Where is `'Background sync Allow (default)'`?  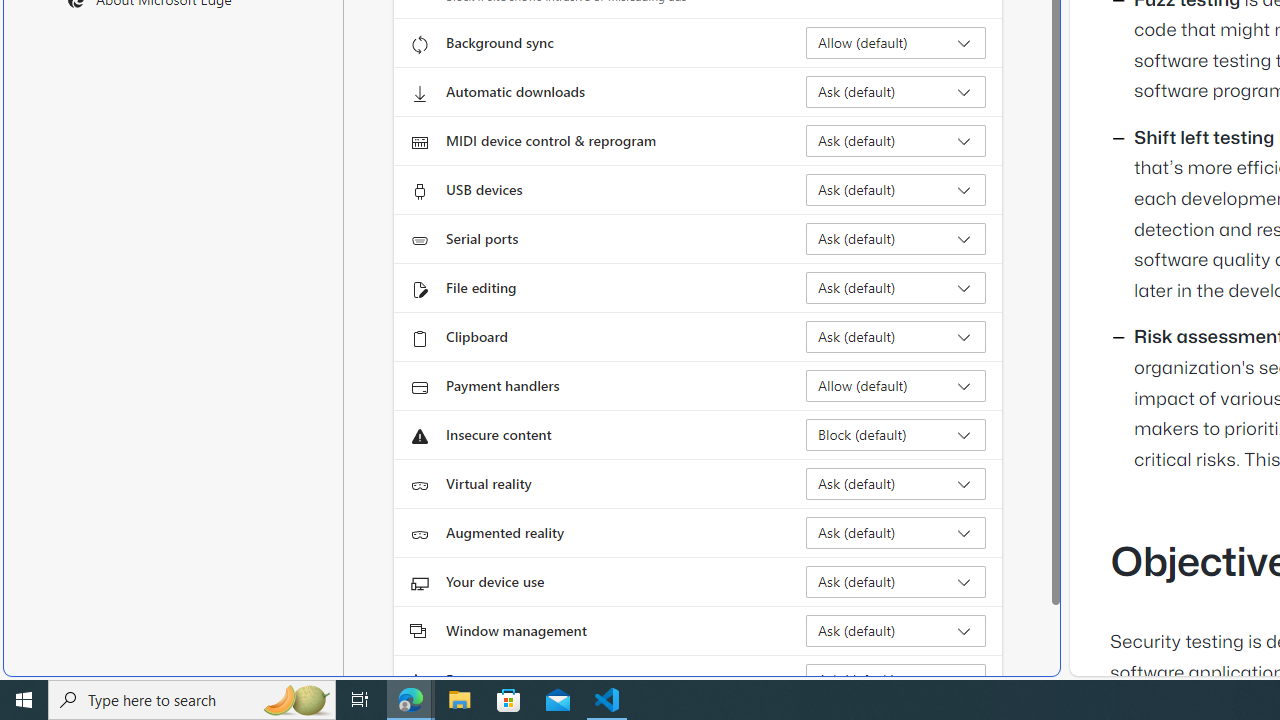
'Background sync Allow (default)' is located at coordinates (895, 43).